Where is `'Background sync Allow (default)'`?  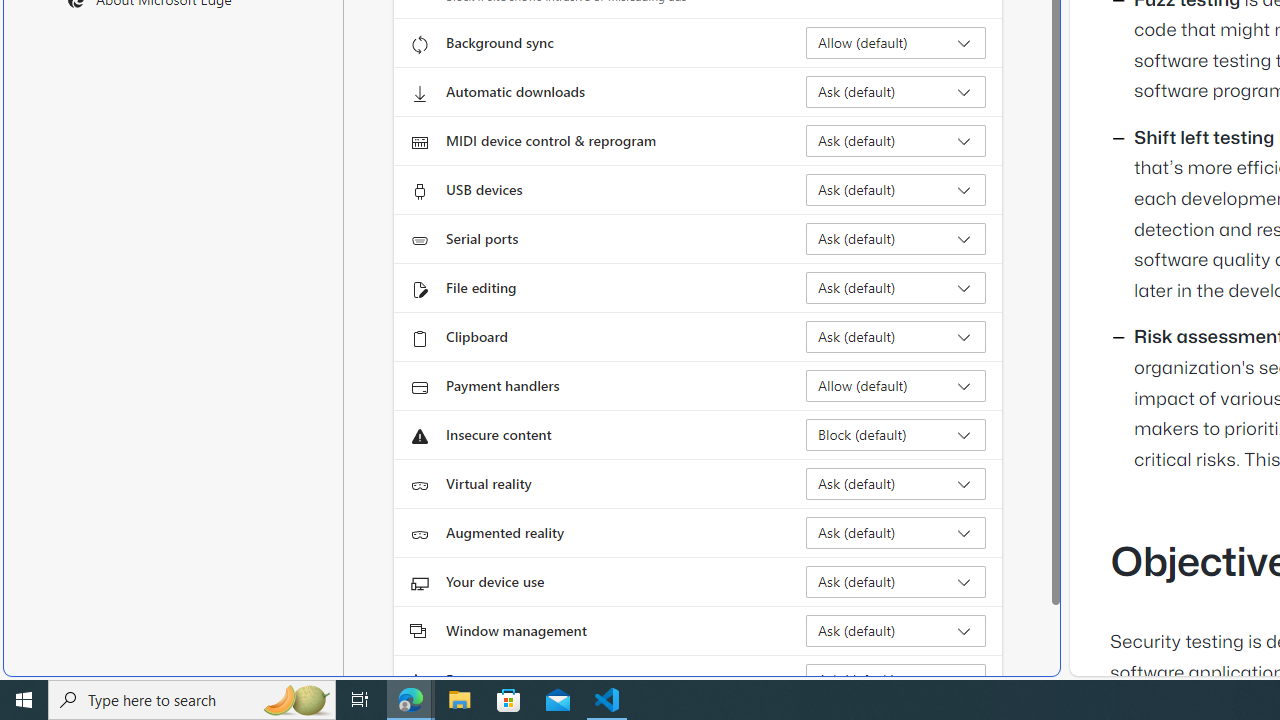
'Background sync Allow (default)' is located at coordinates (895, 43).